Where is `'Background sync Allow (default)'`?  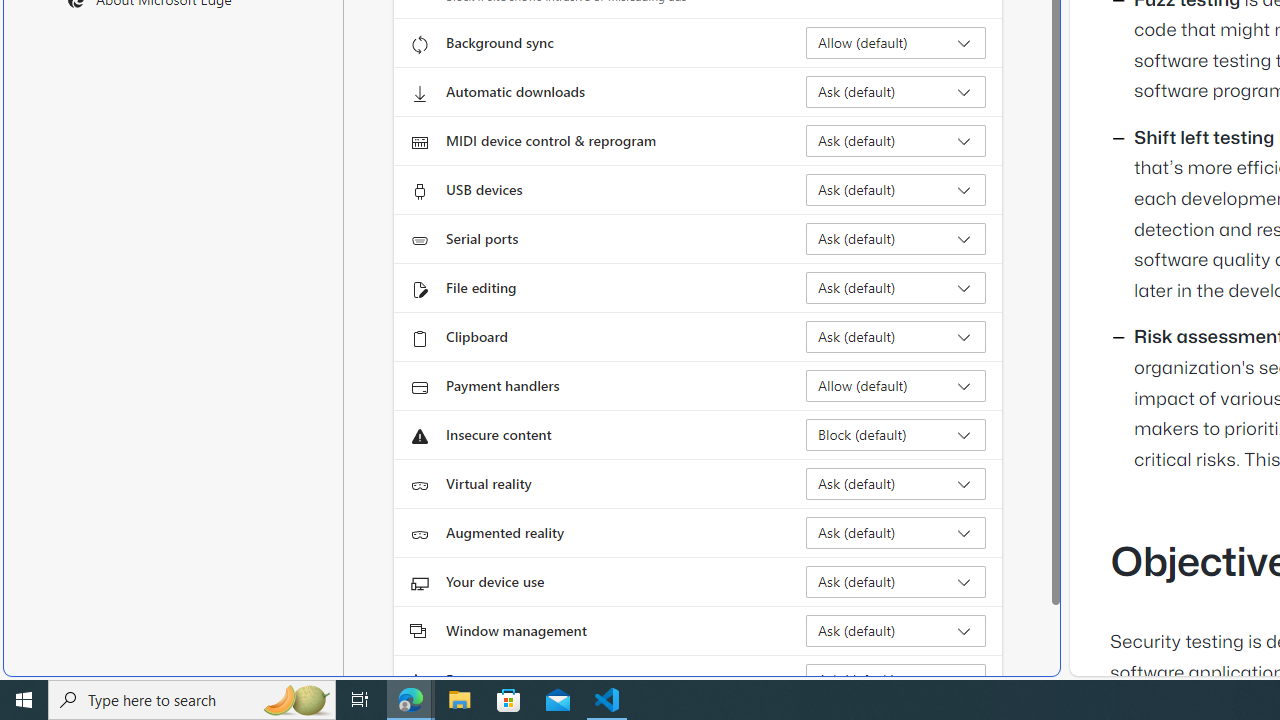
'Background sync Allow (default)' is located at coordinates (895, 43).